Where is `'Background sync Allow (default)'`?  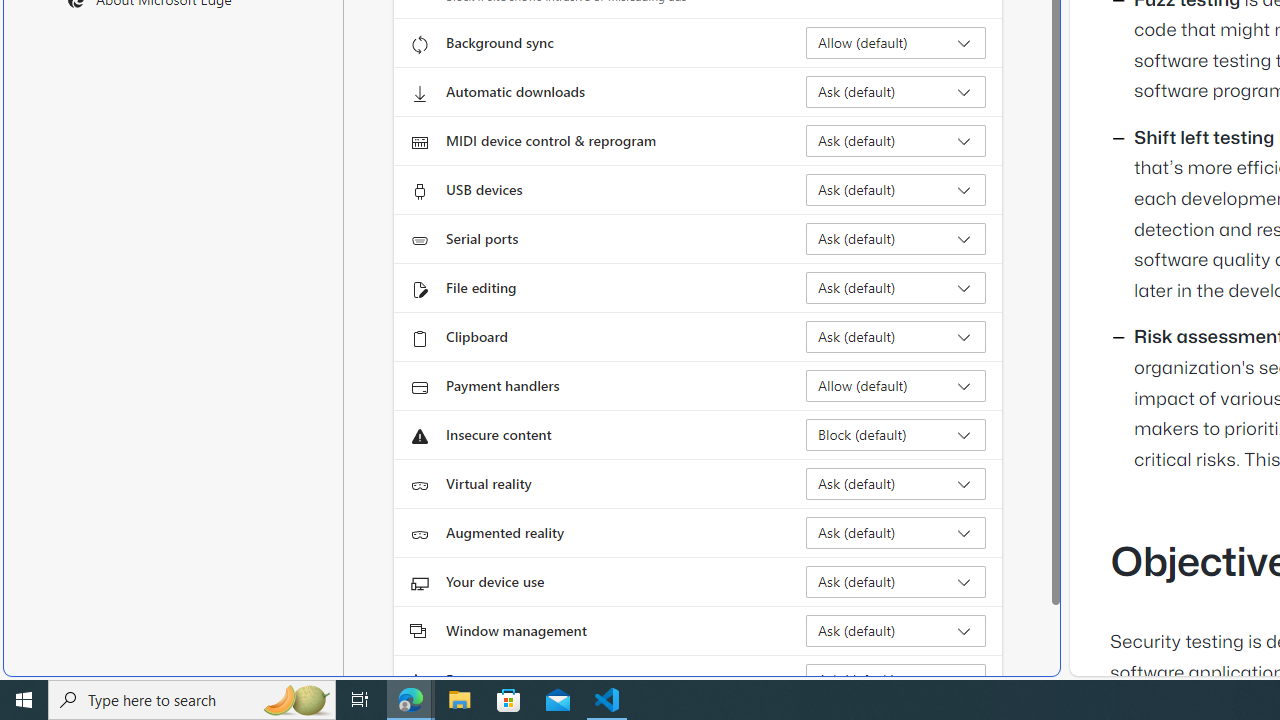
'Background sync Allow (default)' is located at coordinates (895, 43).